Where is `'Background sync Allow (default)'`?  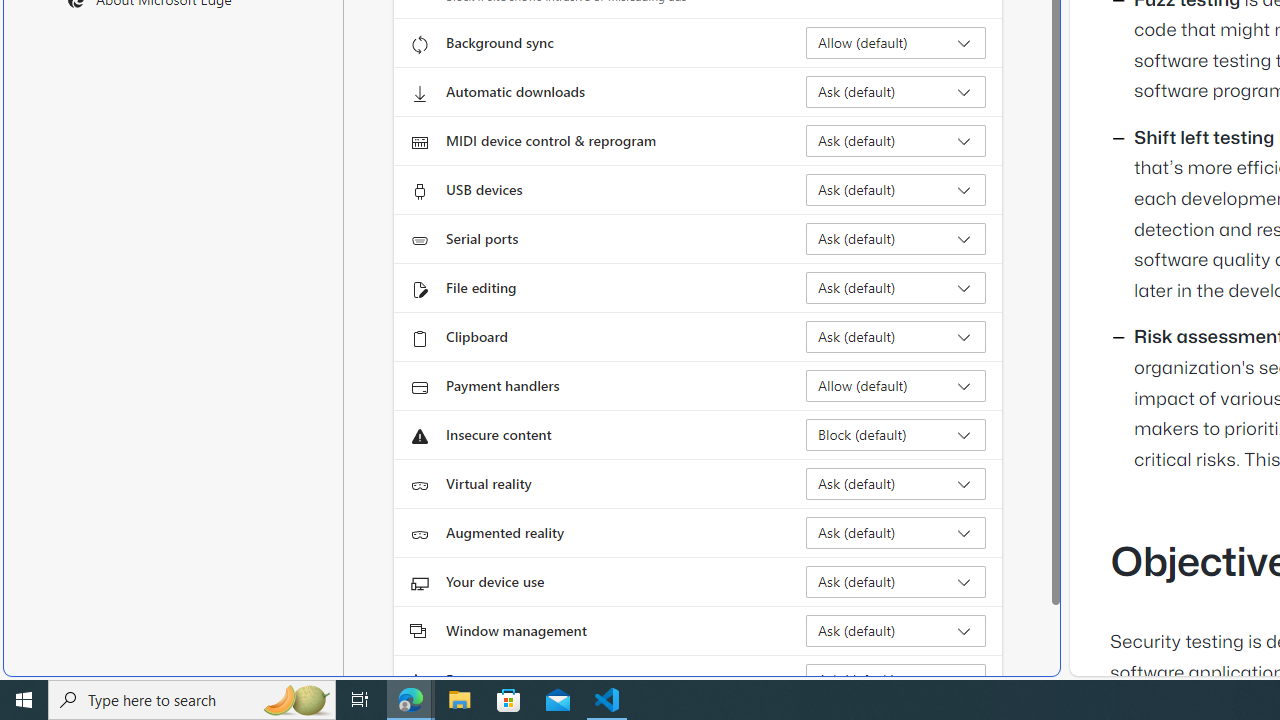
'Background sync Allow (default)' is located at coordinates (895, 43).